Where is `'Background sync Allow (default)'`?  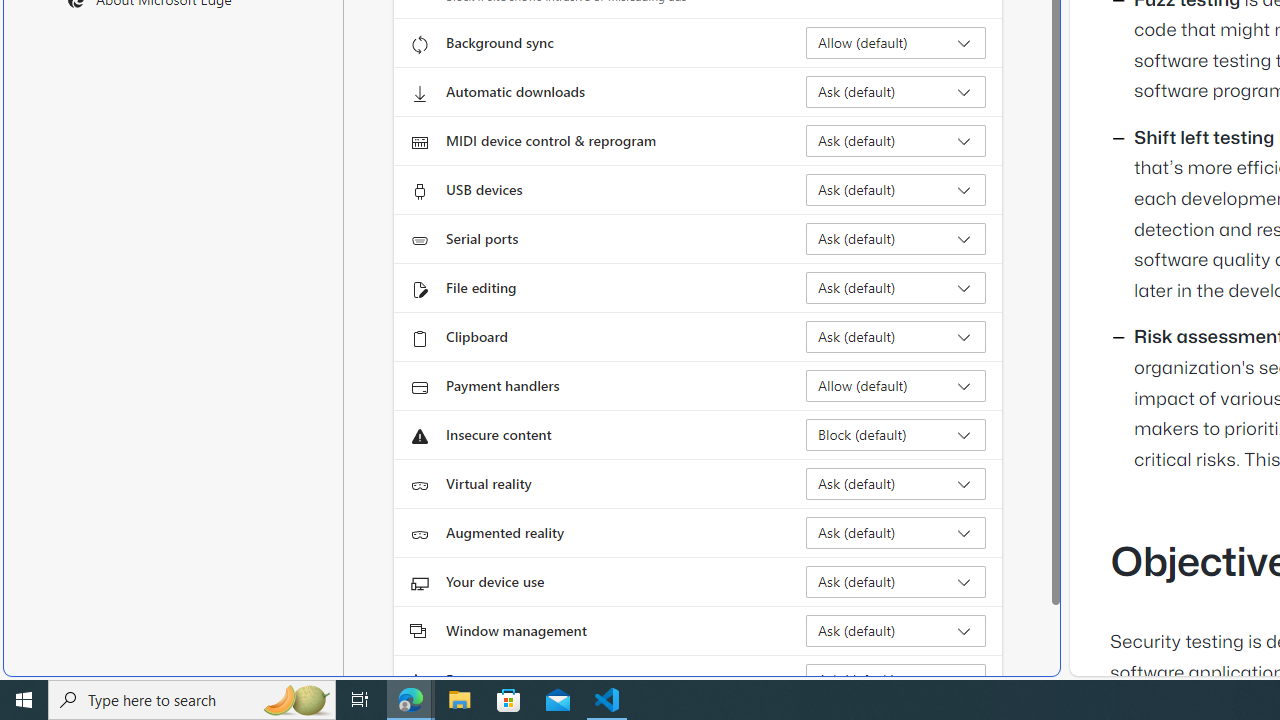
'Background sync Allow (default)' is located at coordinates (895, 43).